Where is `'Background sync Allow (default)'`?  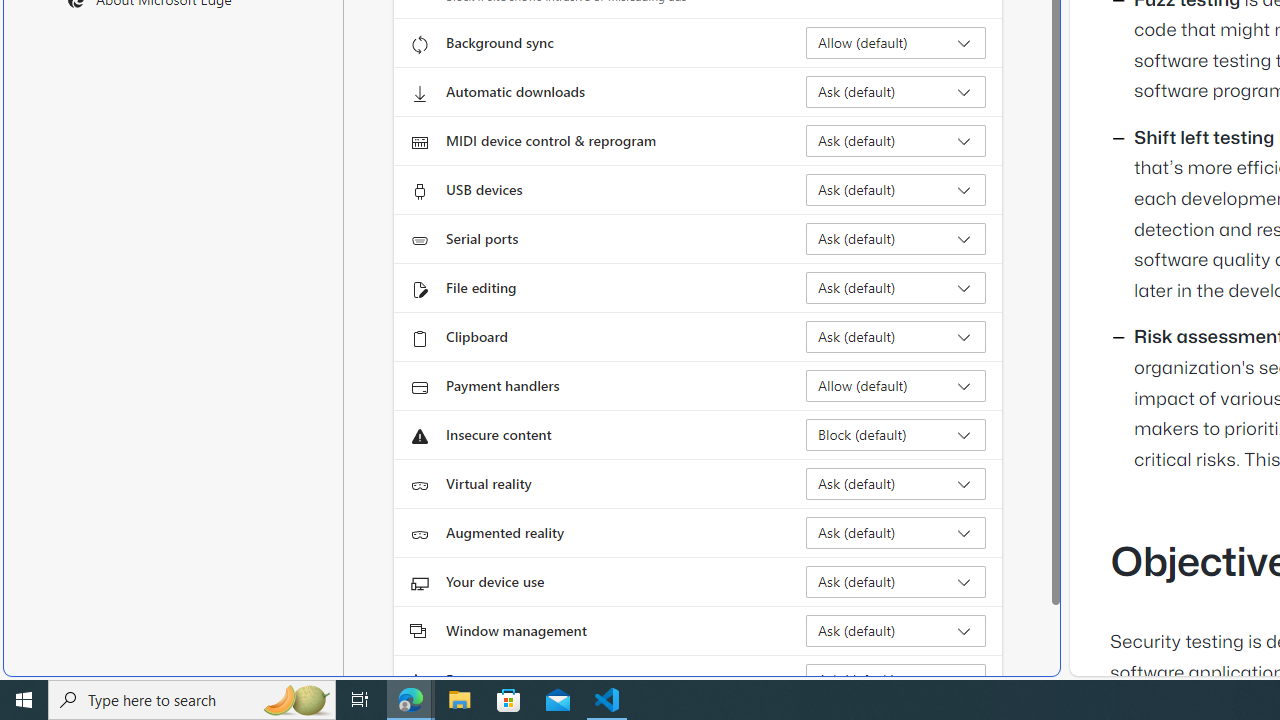
'Background sync Allow (default)' is located at coordinates (895, 43).